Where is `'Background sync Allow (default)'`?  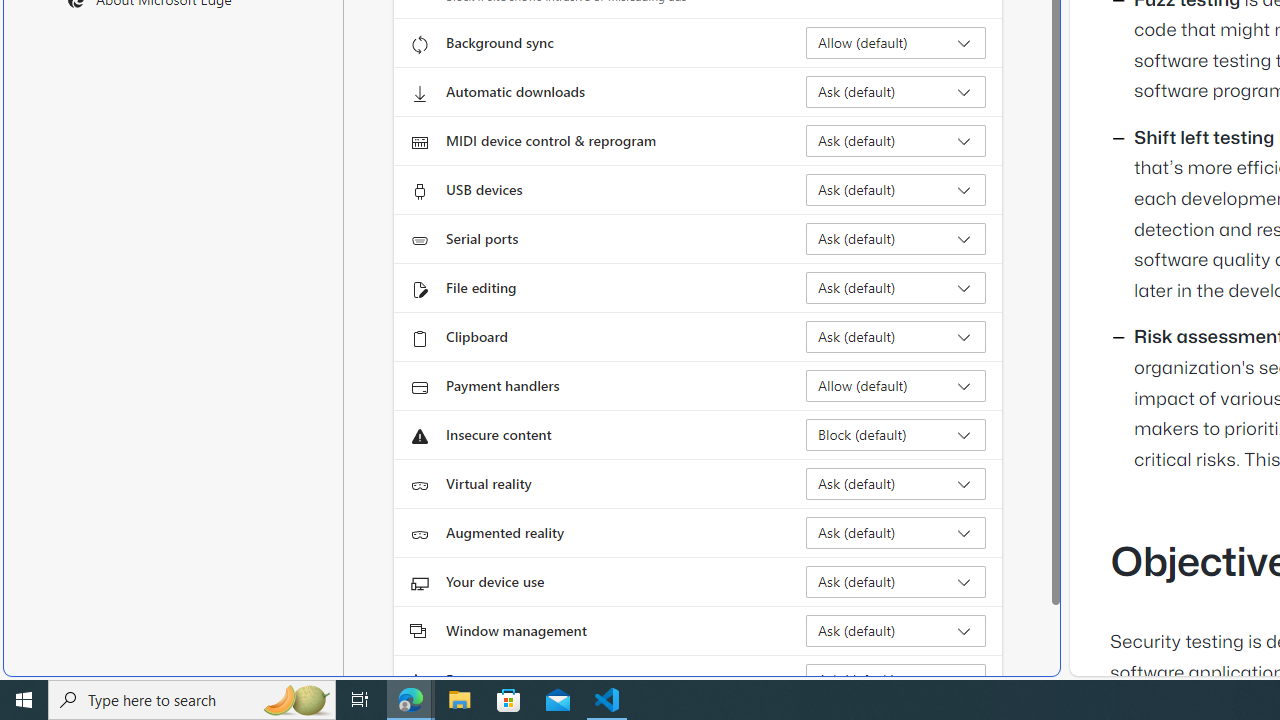
'Background sync Allow (default)' is located at coordinates (895, 43).